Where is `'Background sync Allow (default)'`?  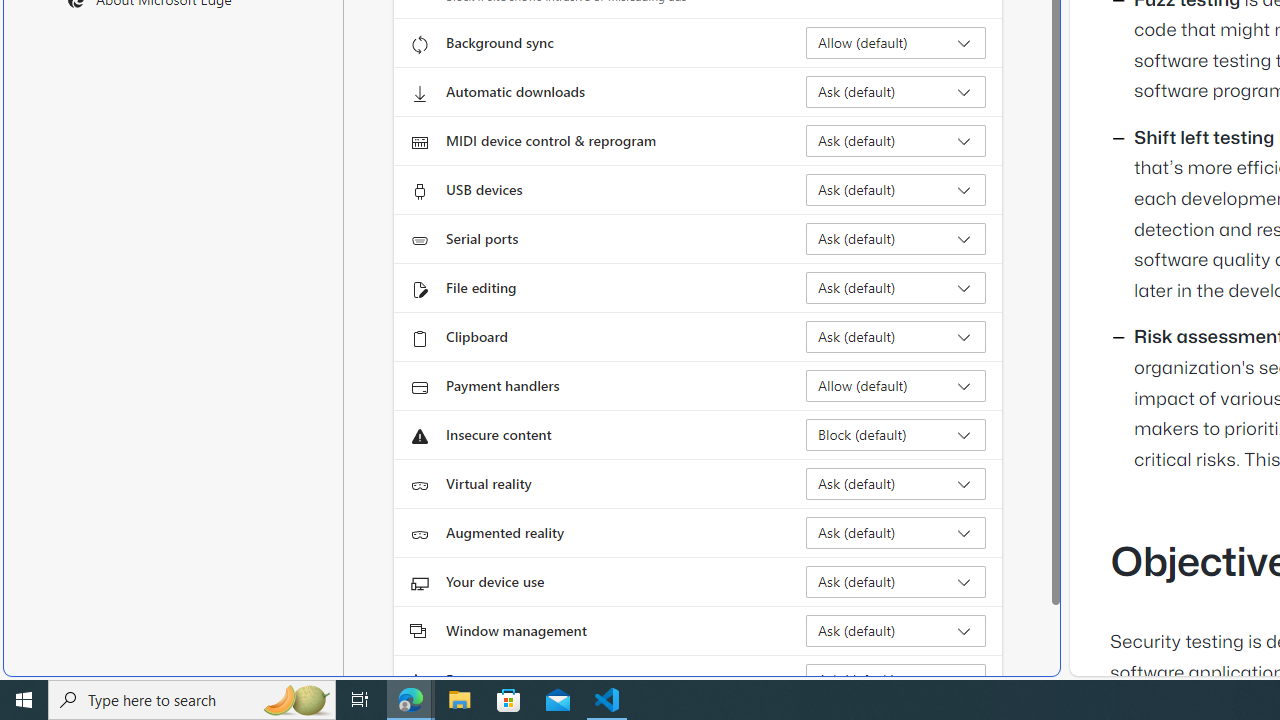
'Background sync Allow (default)' is located at coordinates (895, 43).